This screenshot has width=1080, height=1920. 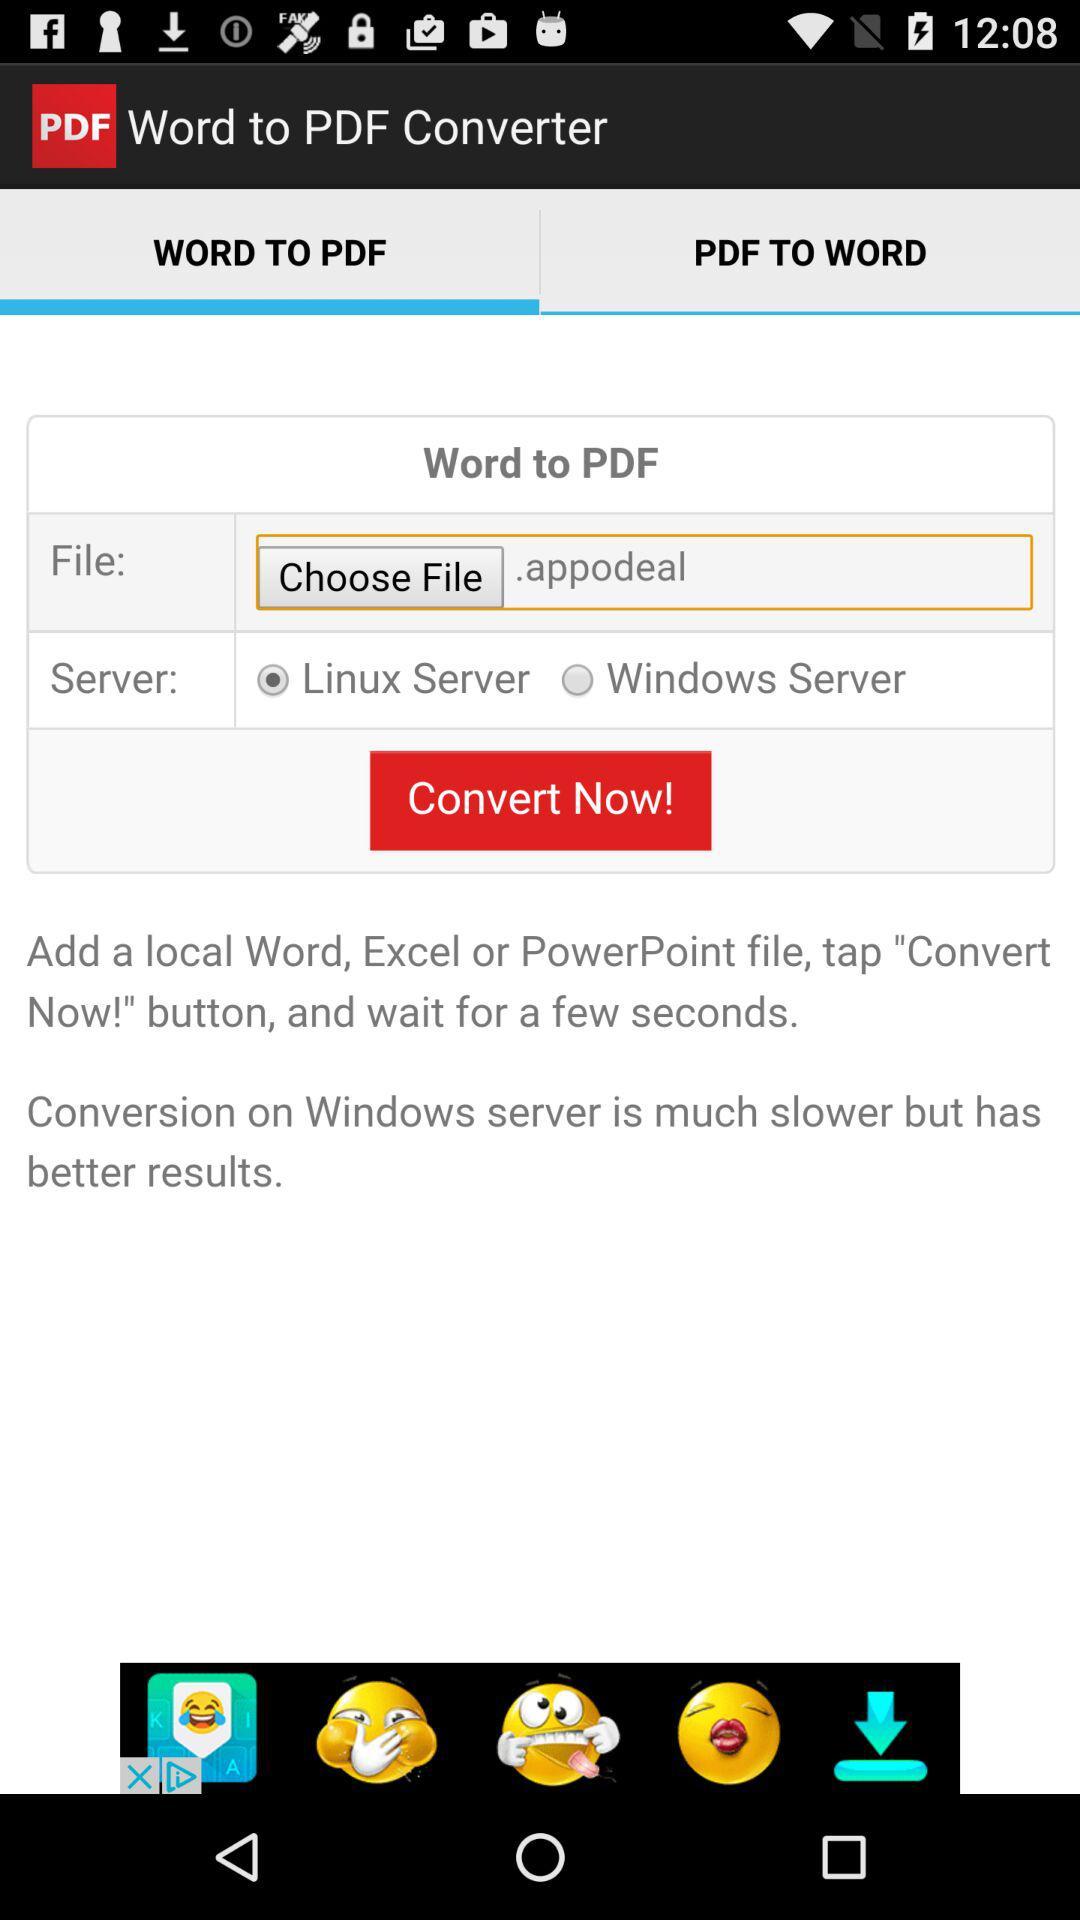 What do you see at coordinates (540, 1053) in the screenshot?
I see `word to pdf main area` at bounding box center [540, 1053].